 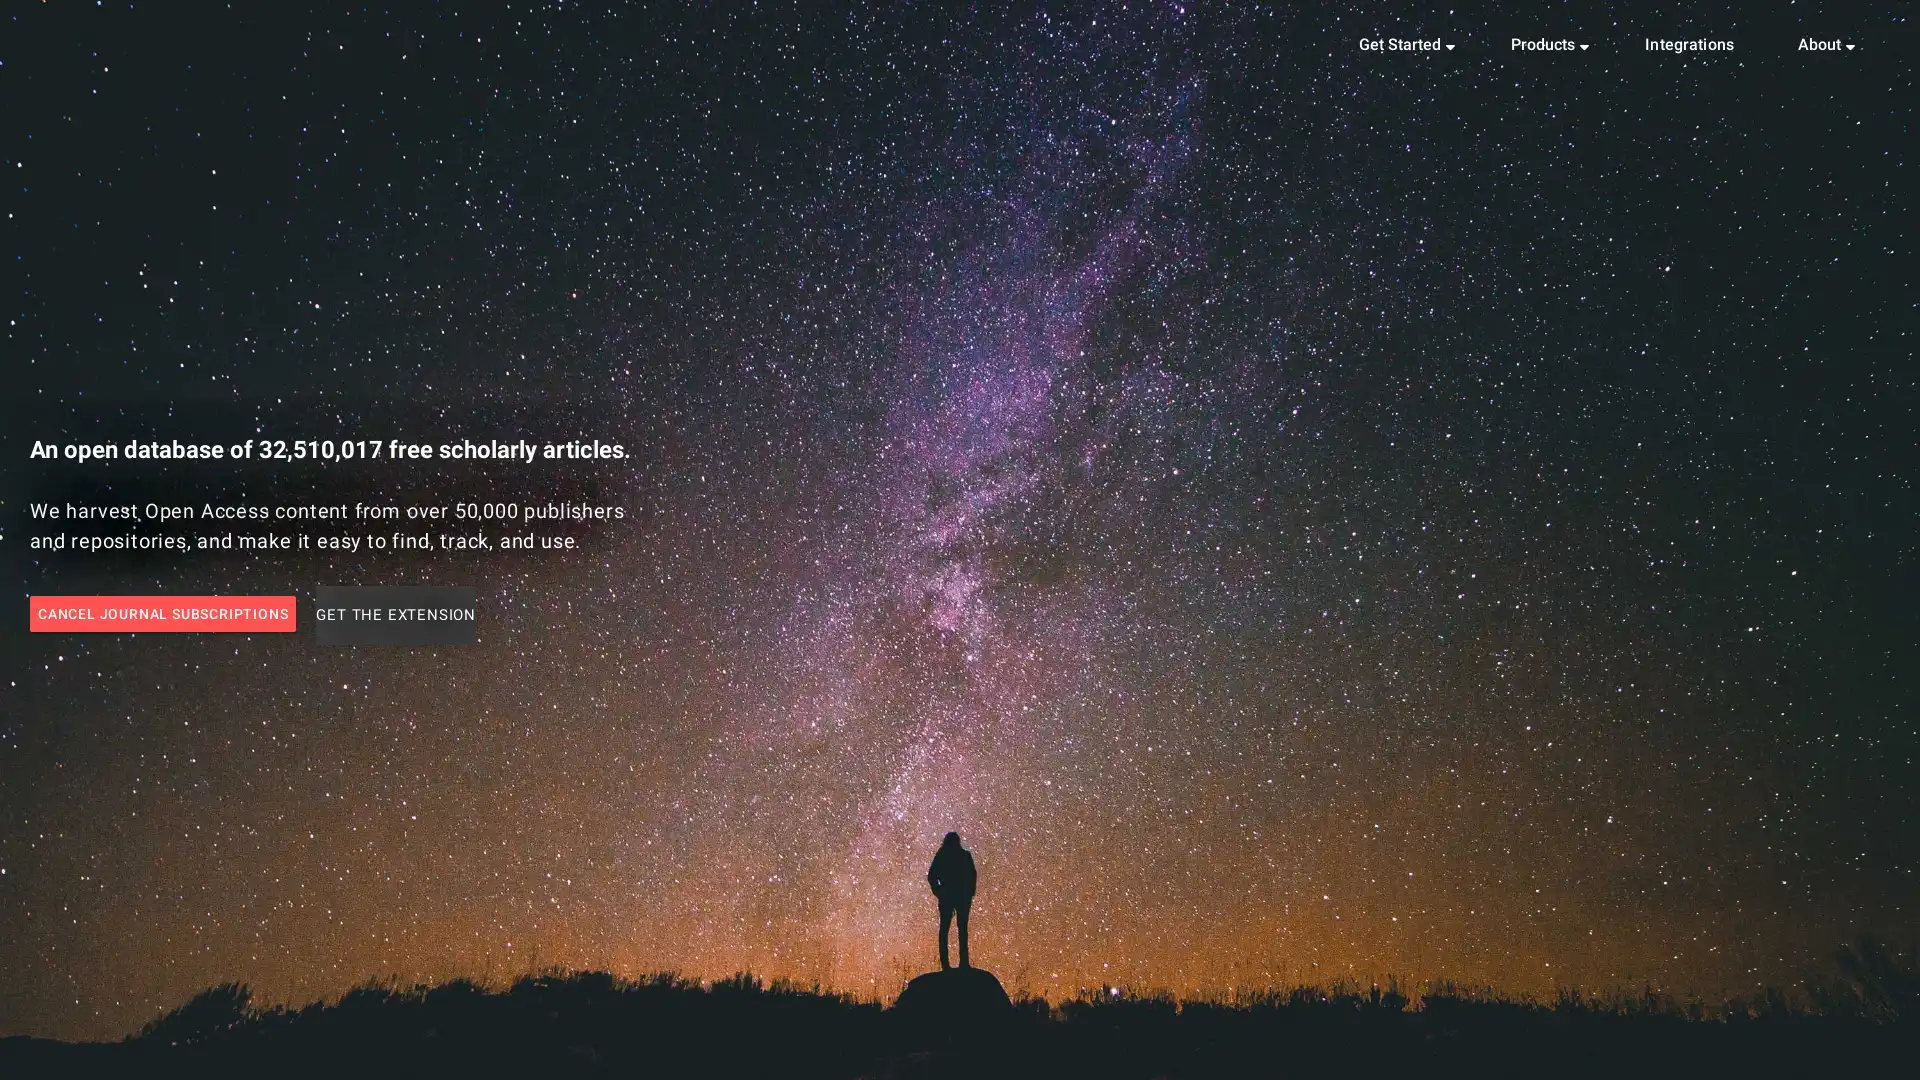 What do you see at coordinates (1405, 43) in the screenshot?
I see `Get Started` at bounding box center [1405, 43].